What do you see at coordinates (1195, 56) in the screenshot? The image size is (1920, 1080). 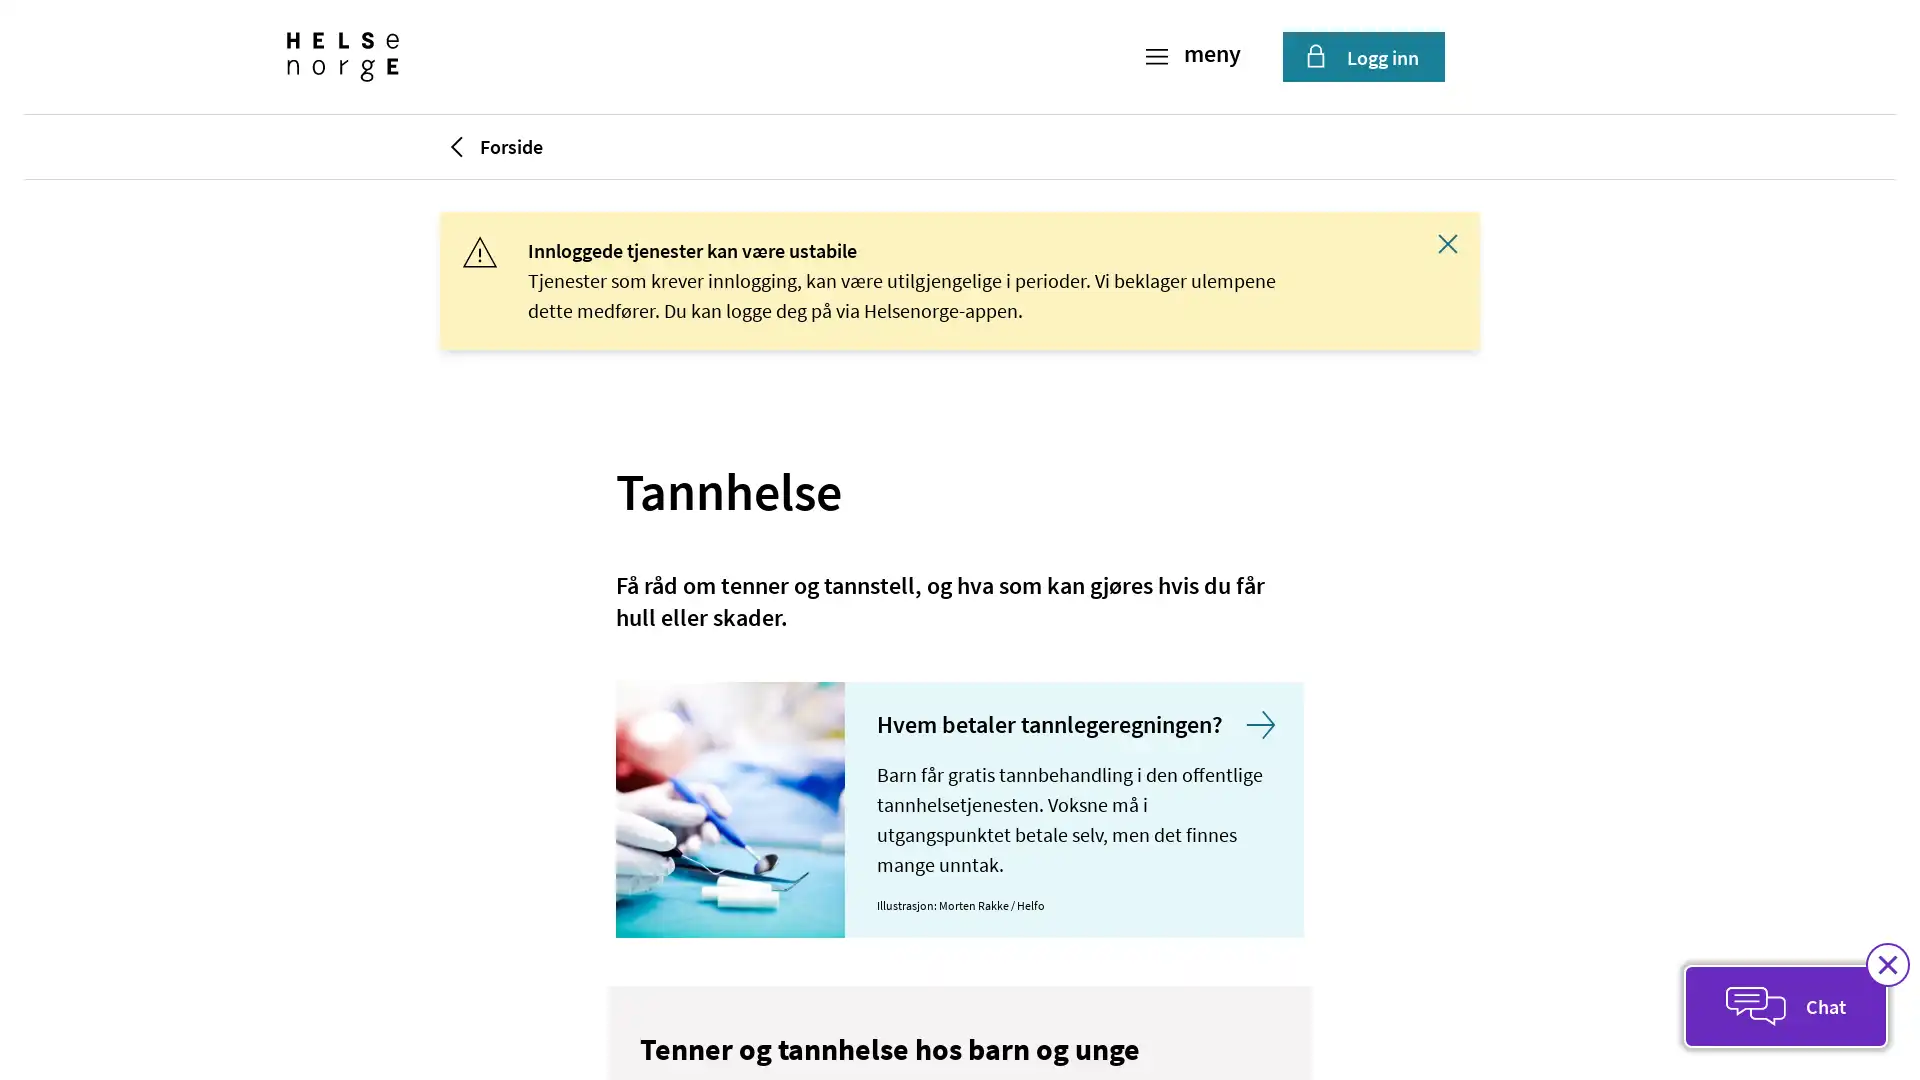 I see `meny` at bounding box center [1195, 56].